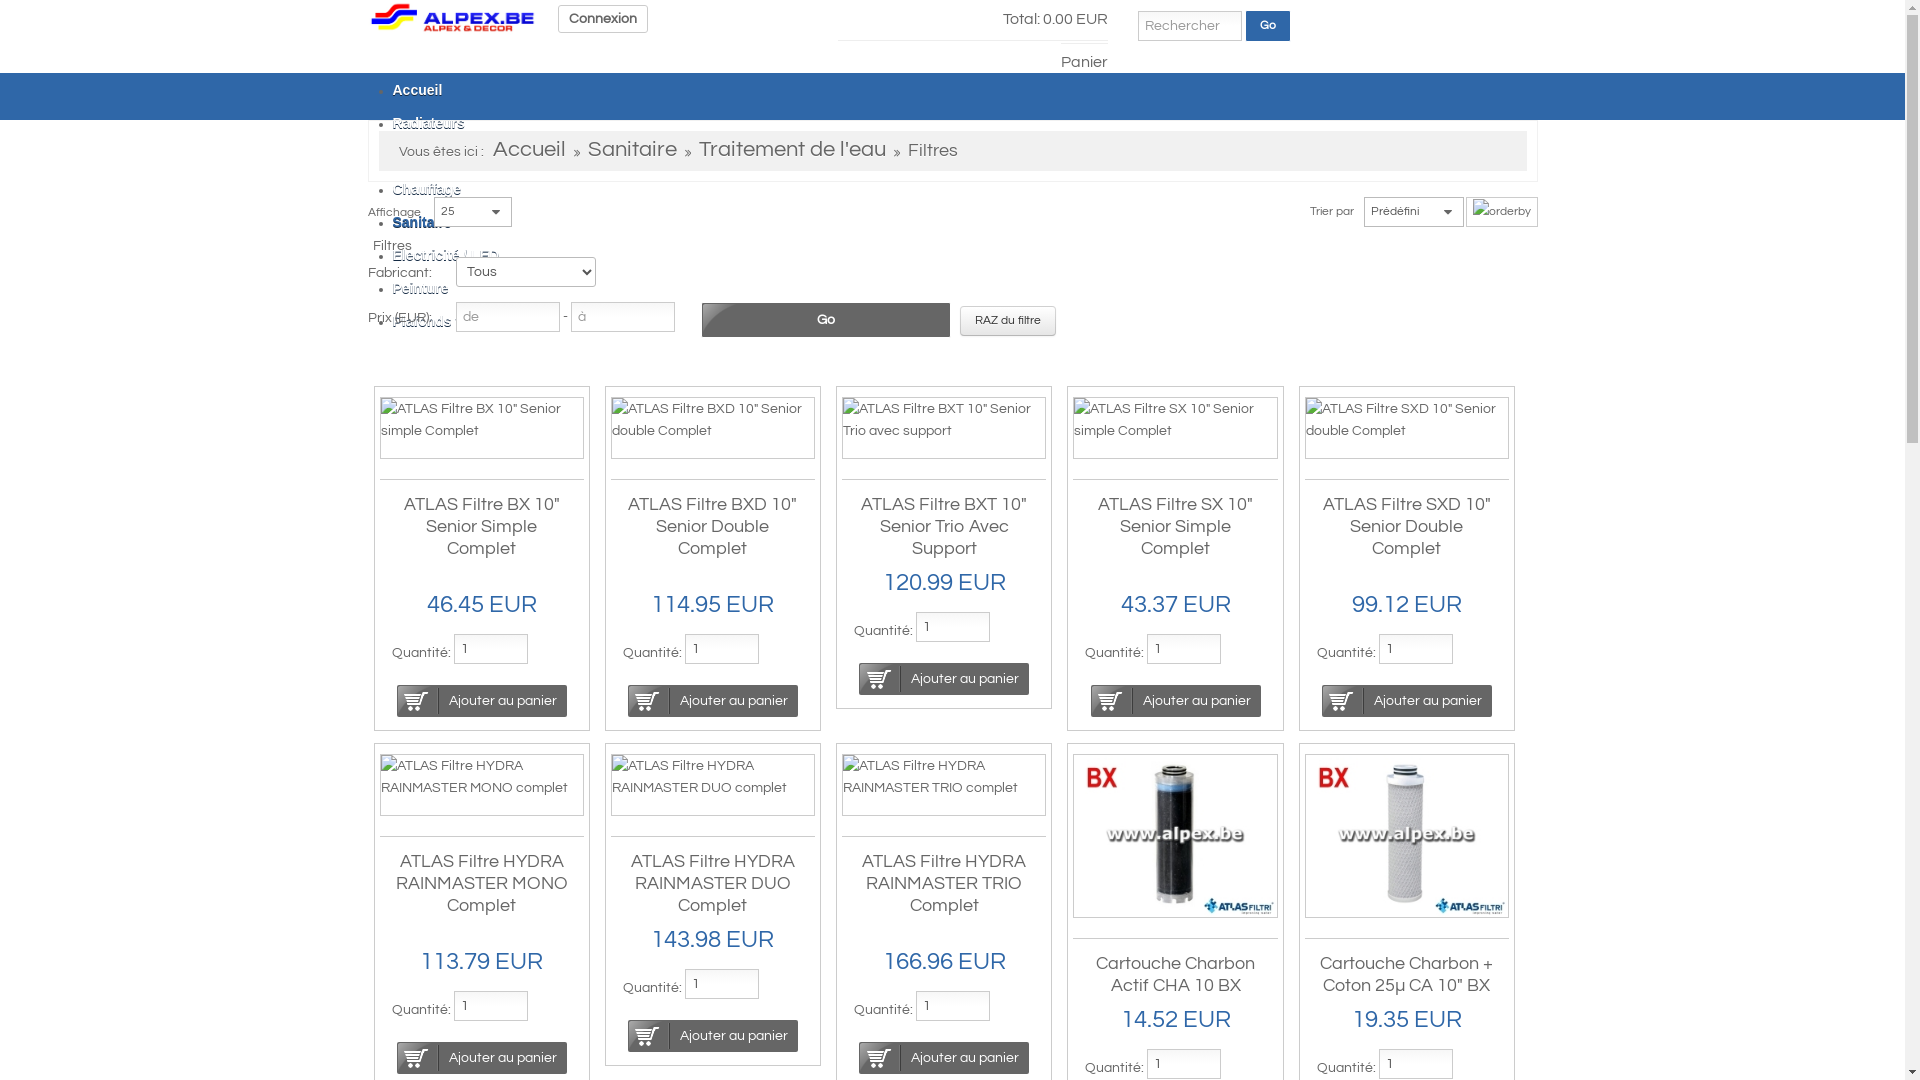 This screenshot has width=1920, height=1080. I want to click on 'Cartouche Charbon Actif CHA 10 BX', so click(1175, 973).